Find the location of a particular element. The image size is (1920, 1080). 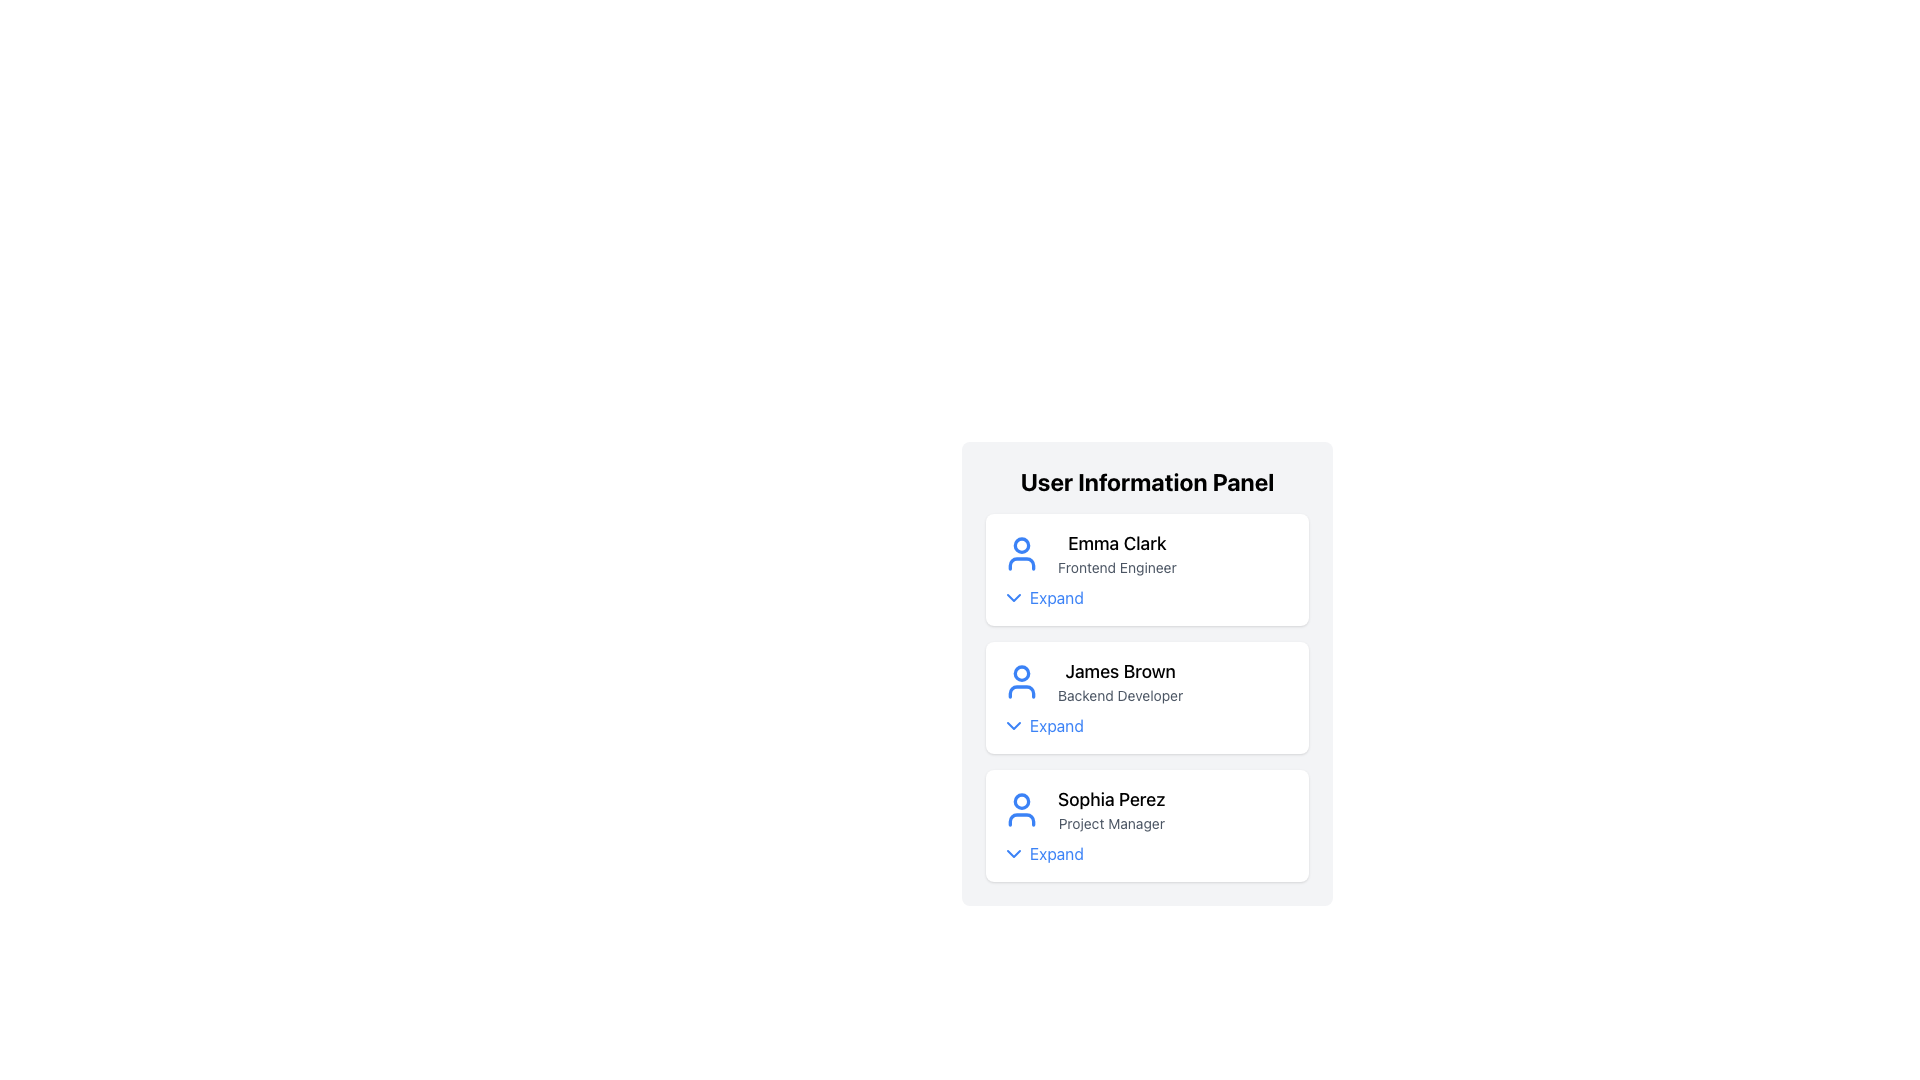

the text label displaying 'James Brown' in bold font, which is part of the user card layout within the 'User Information Panel' is located at coordinates (1120, 681).